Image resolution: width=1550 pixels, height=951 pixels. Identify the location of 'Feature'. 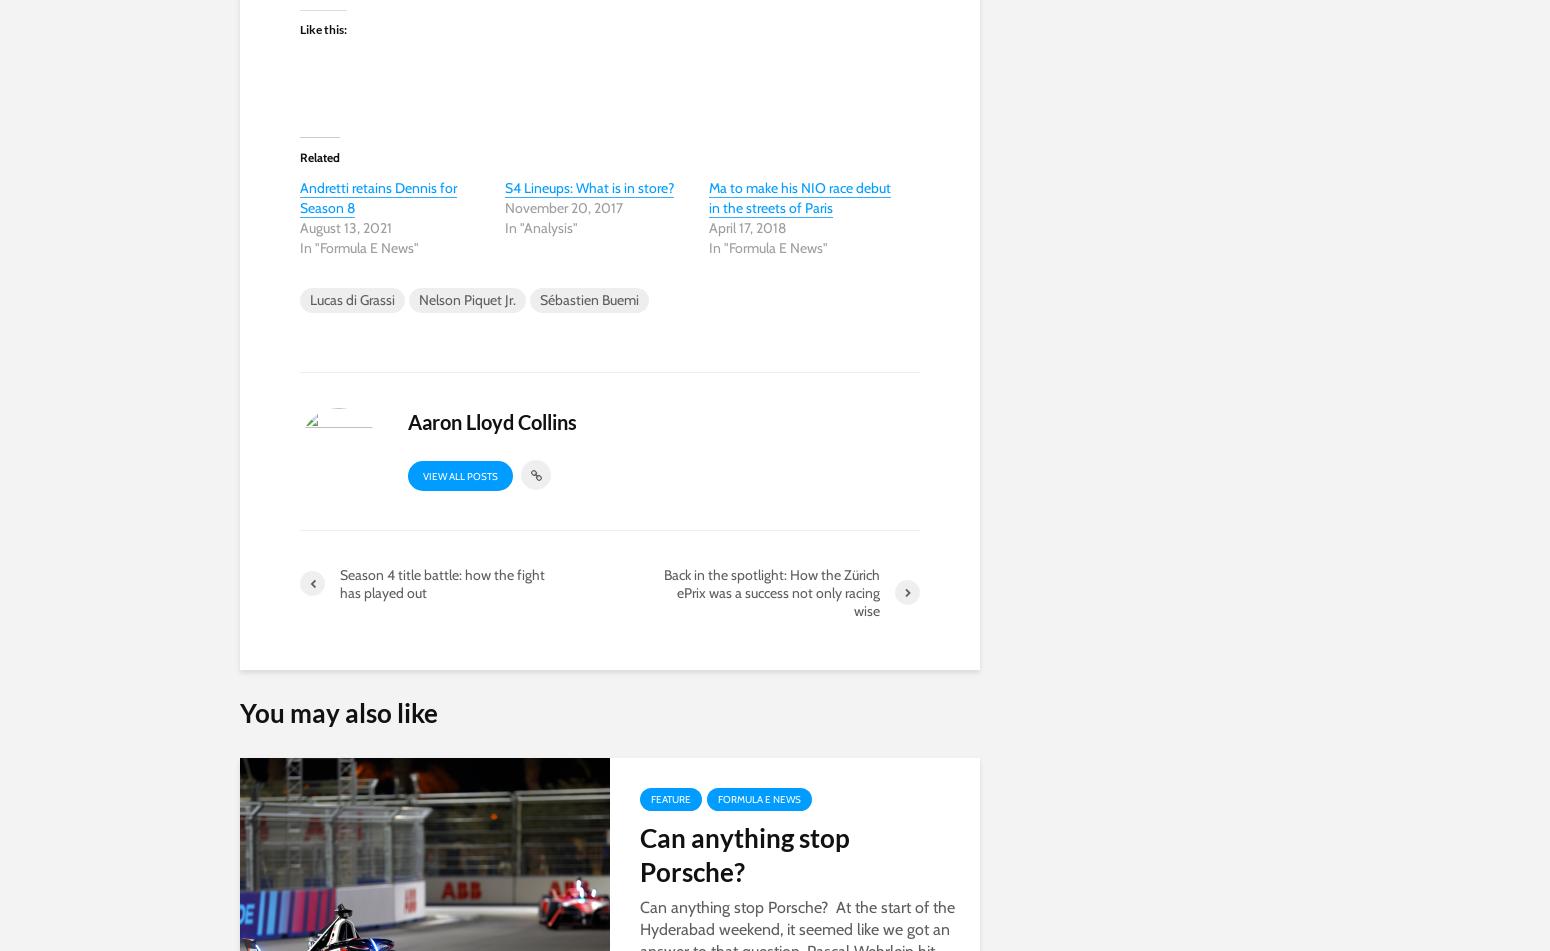
(669, 797).